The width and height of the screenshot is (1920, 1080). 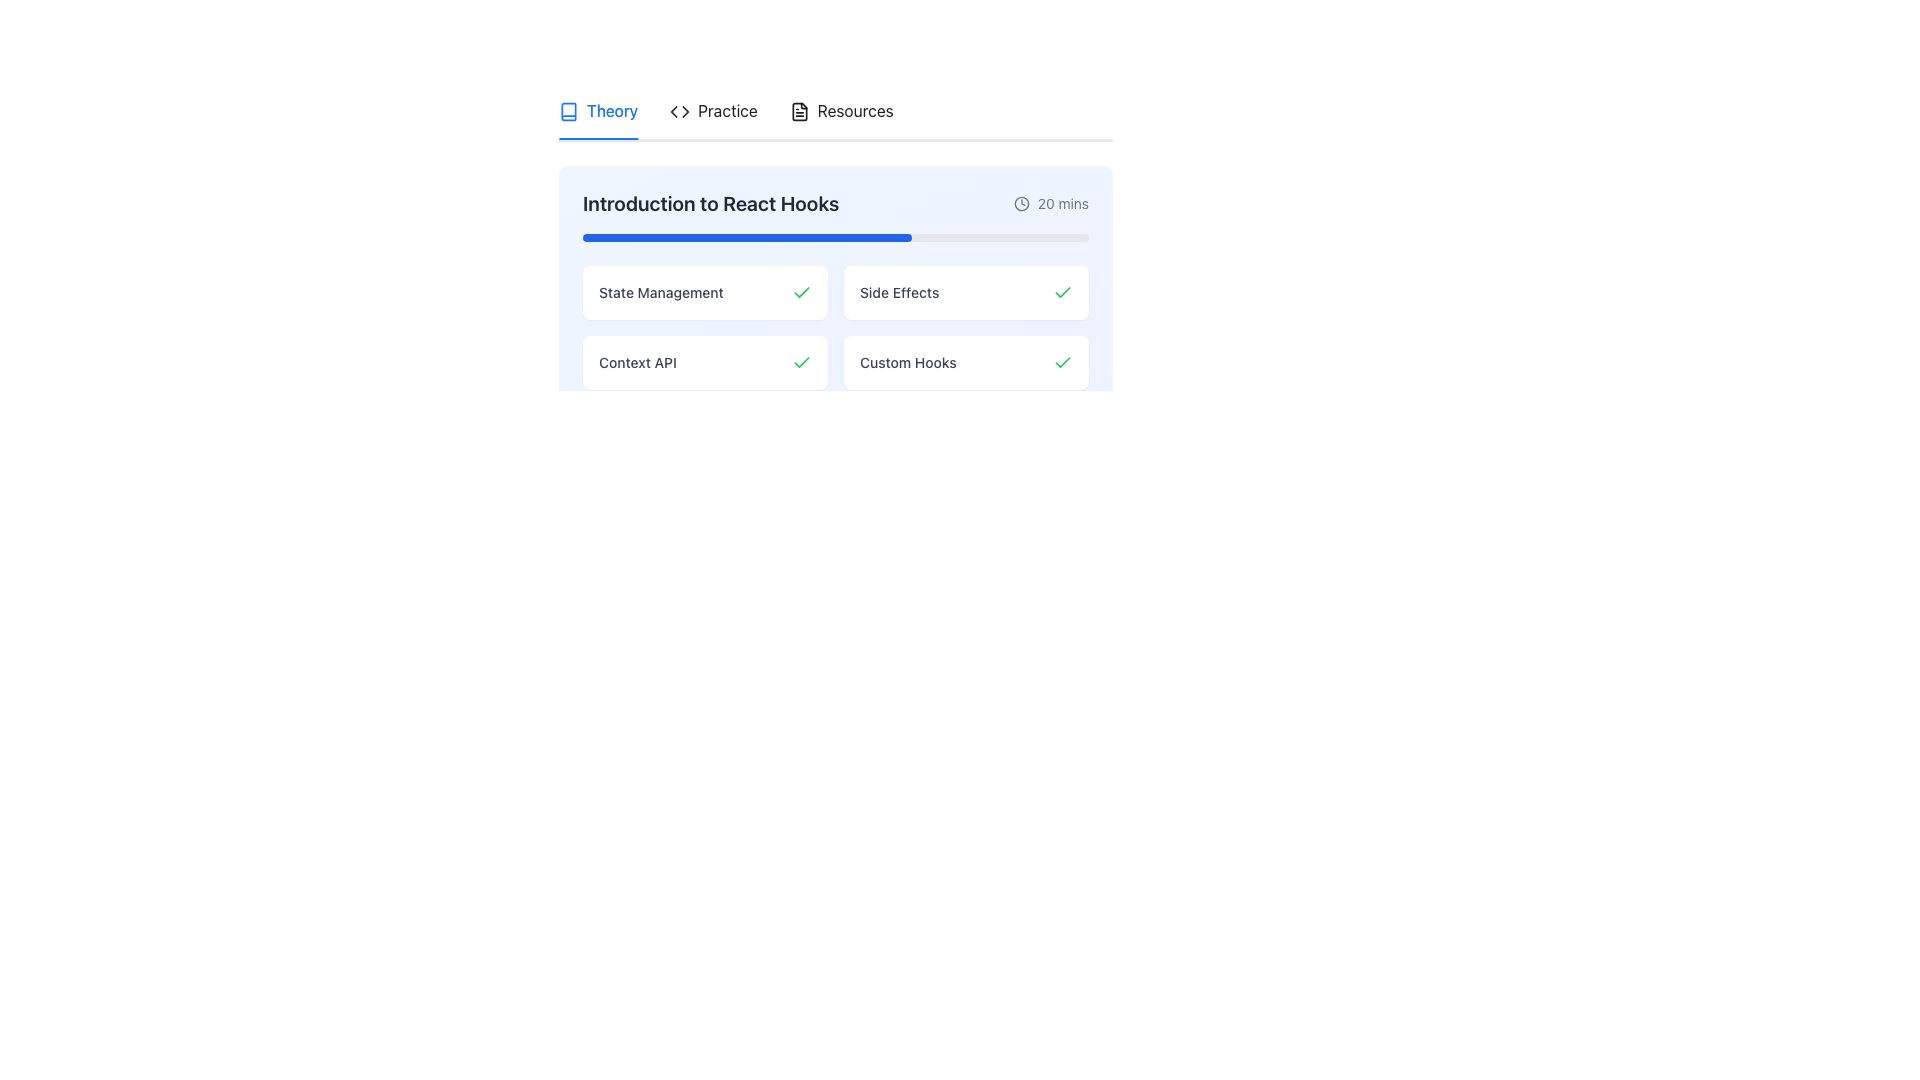 What do you see at coordinates (1050, 204) in the screenshot?
I see `time information displayed next to the clock icon that shows '20 mins' in light gray color, located in the top-right of the block for 'Introduction to React Hooks'` at bounding box center [1050, 204].